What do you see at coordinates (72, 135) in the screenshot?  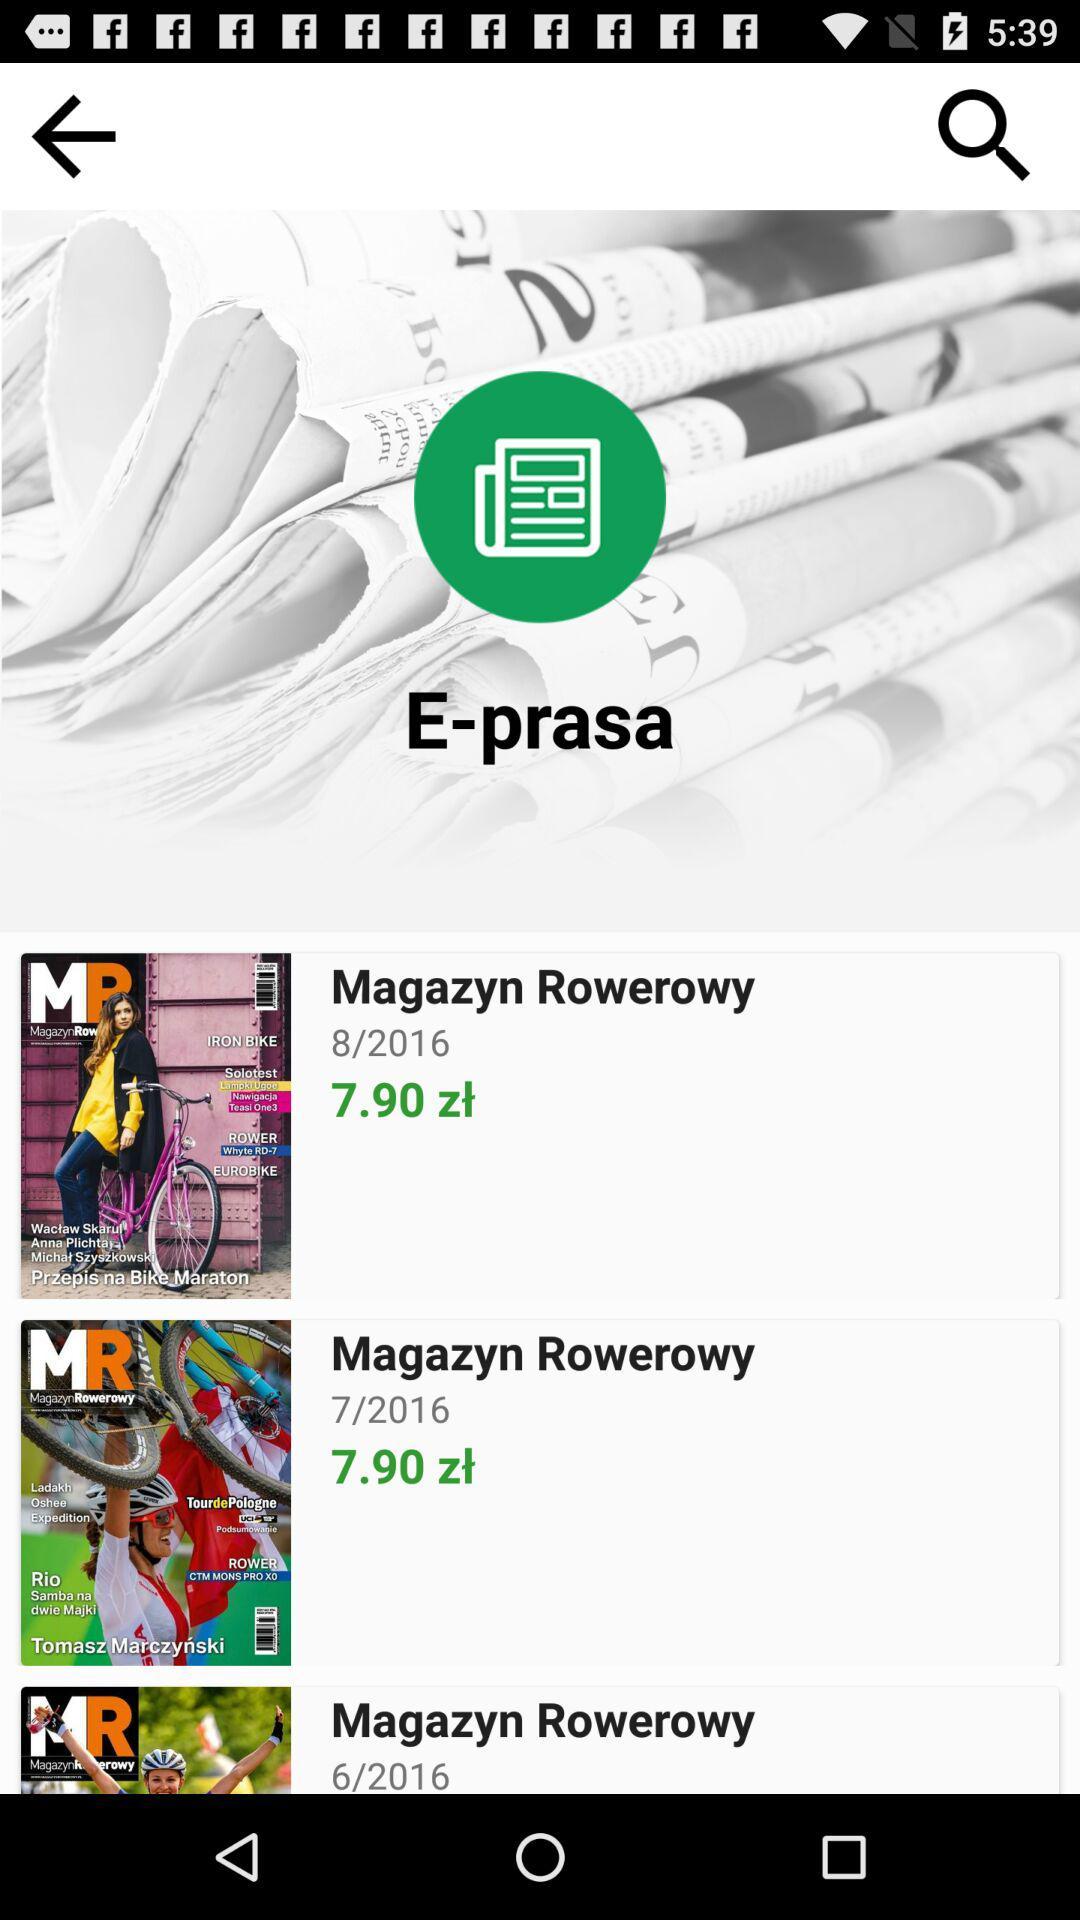 I see `icon at the top left corner` at bounding box center [72, 135].